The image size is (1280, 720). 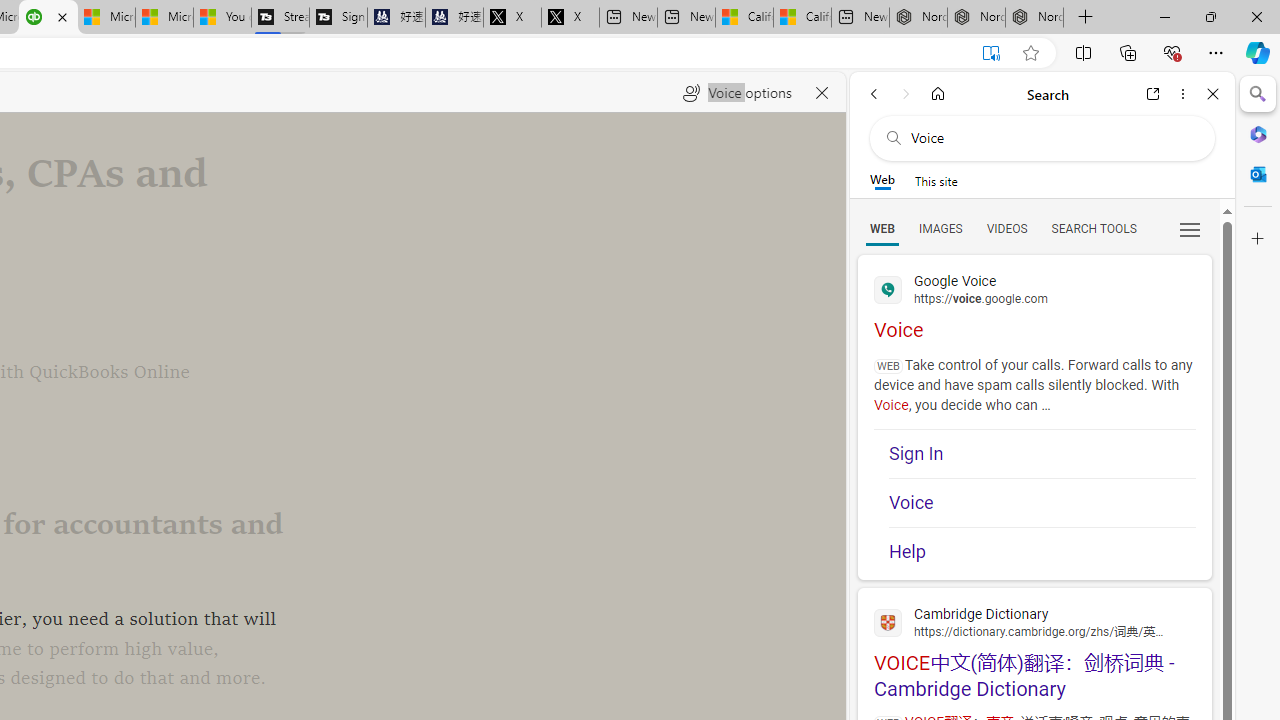 I want to click on 'Close read aloud', so click(x=821, y=92).